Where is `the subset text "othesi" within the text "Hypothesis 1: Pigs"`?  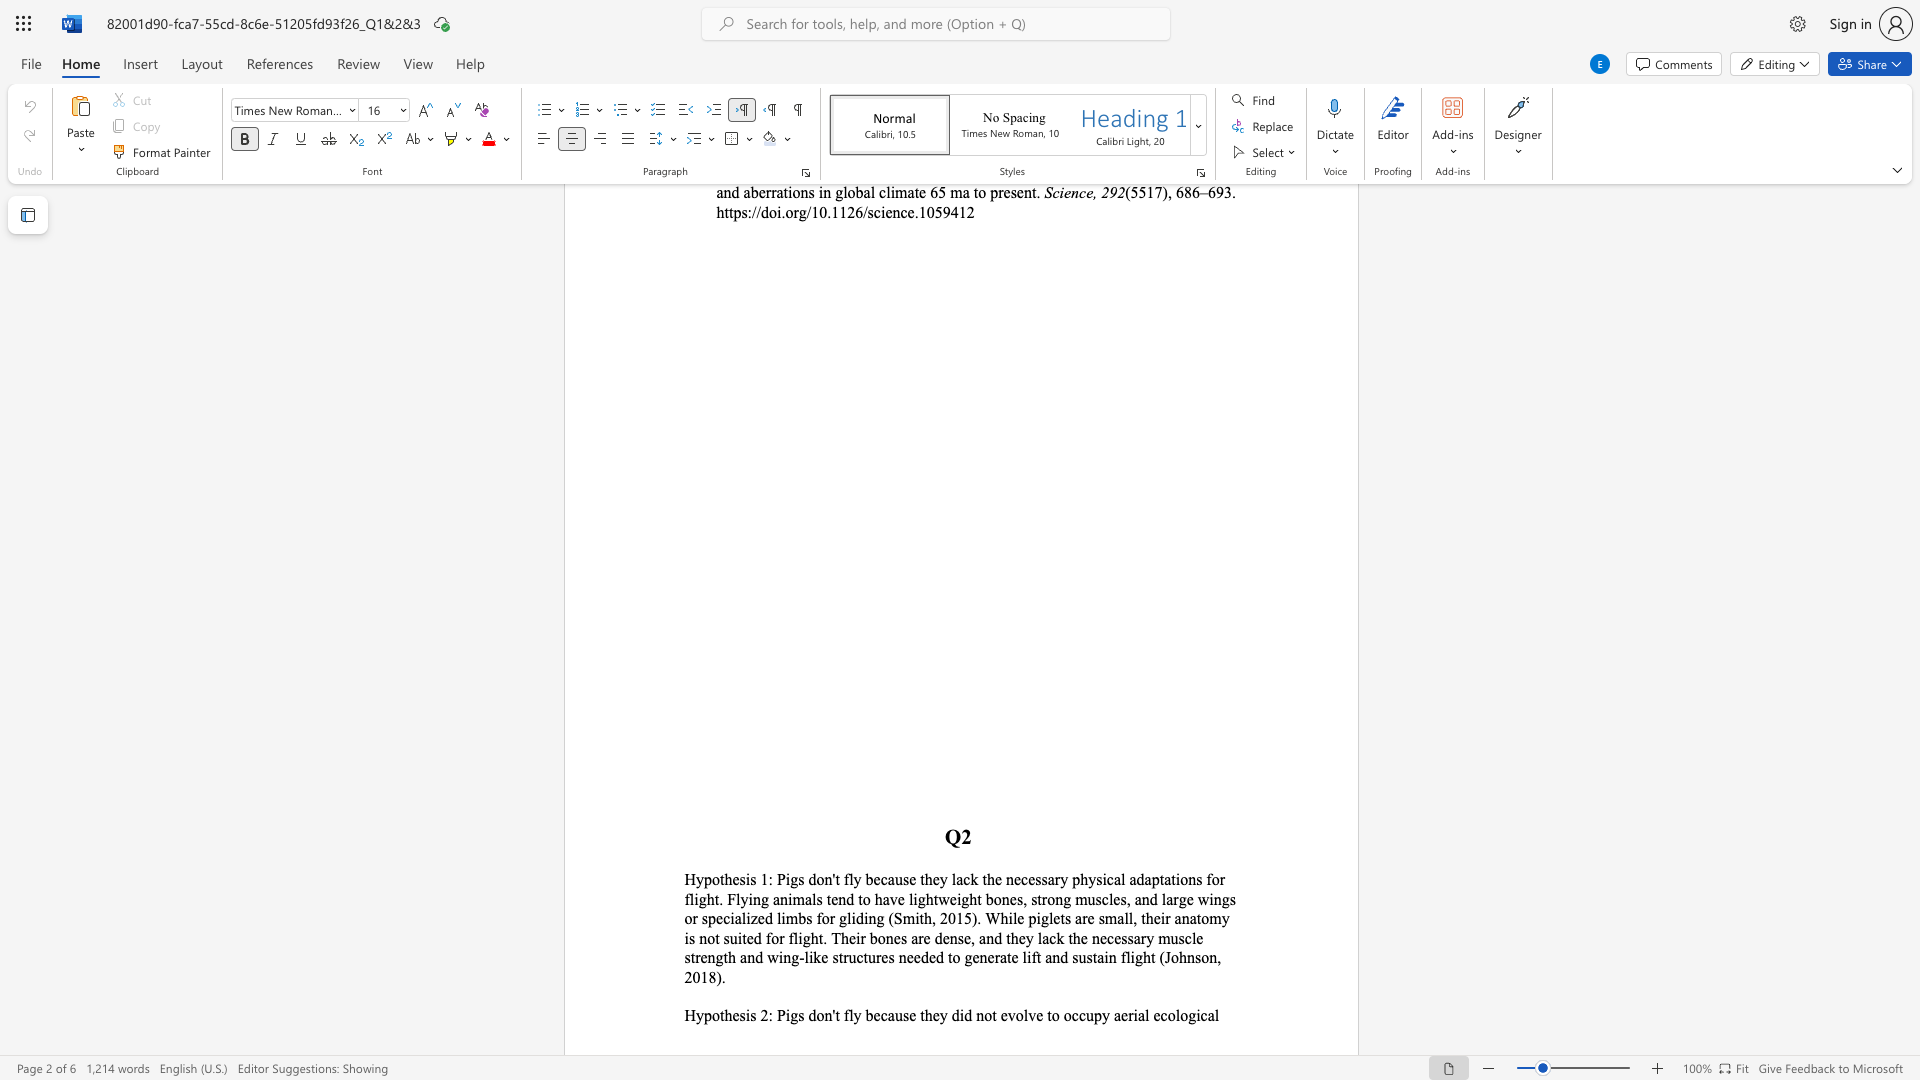
the subset text "othesi" within the text "Hypothesis 1: Pigs" is located at coordinates (712, 878).